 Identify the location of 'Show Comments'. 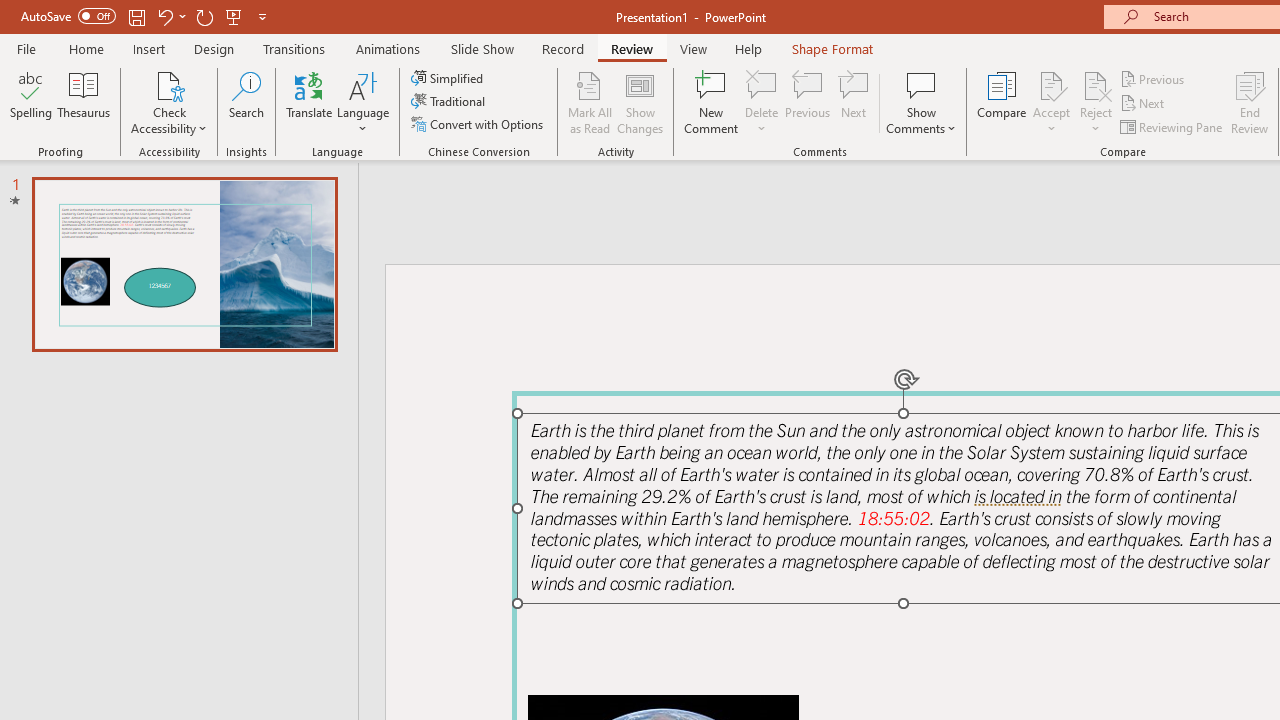
(920, 103).